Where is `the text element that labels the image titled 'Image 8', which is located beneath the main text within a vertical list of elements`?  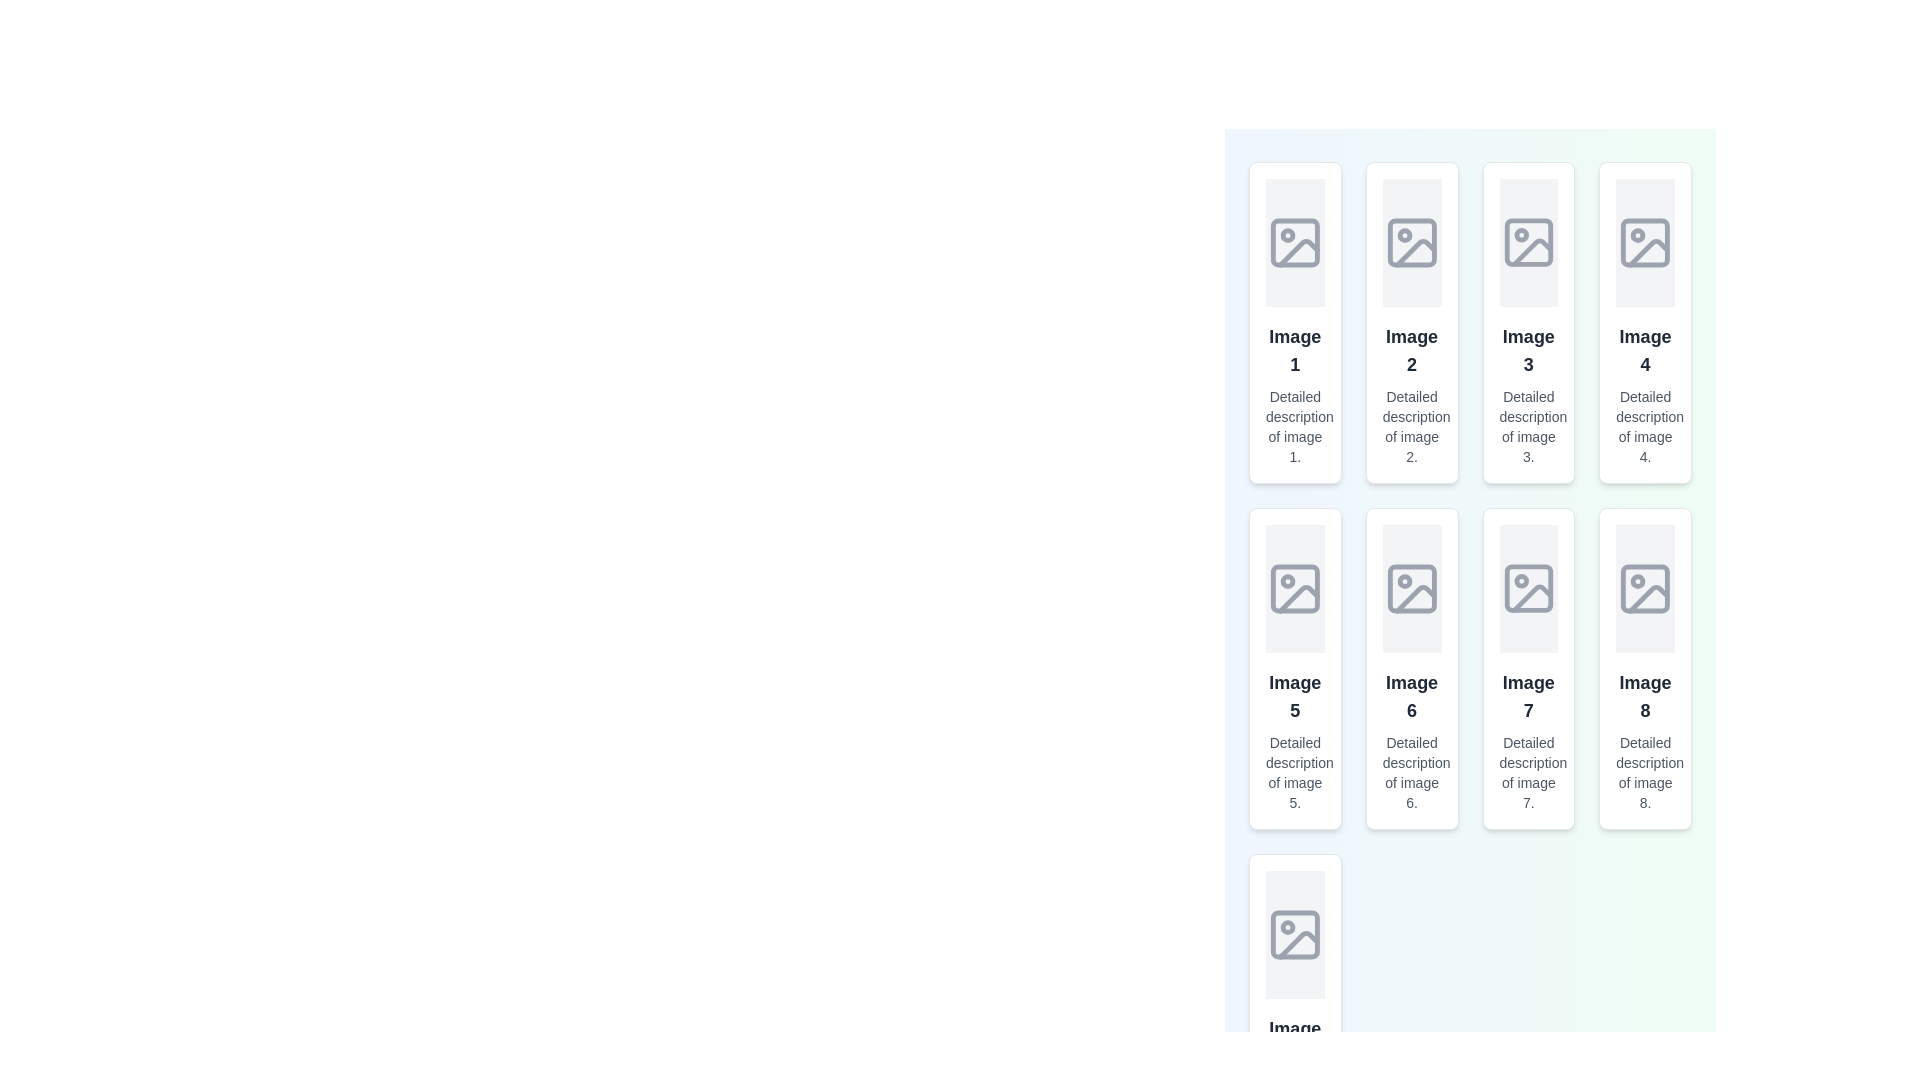
the text element that labels the image titled 'Image 8', which is located beneath the main text within a vertical list of elements is located at coordinates (1645, 771).